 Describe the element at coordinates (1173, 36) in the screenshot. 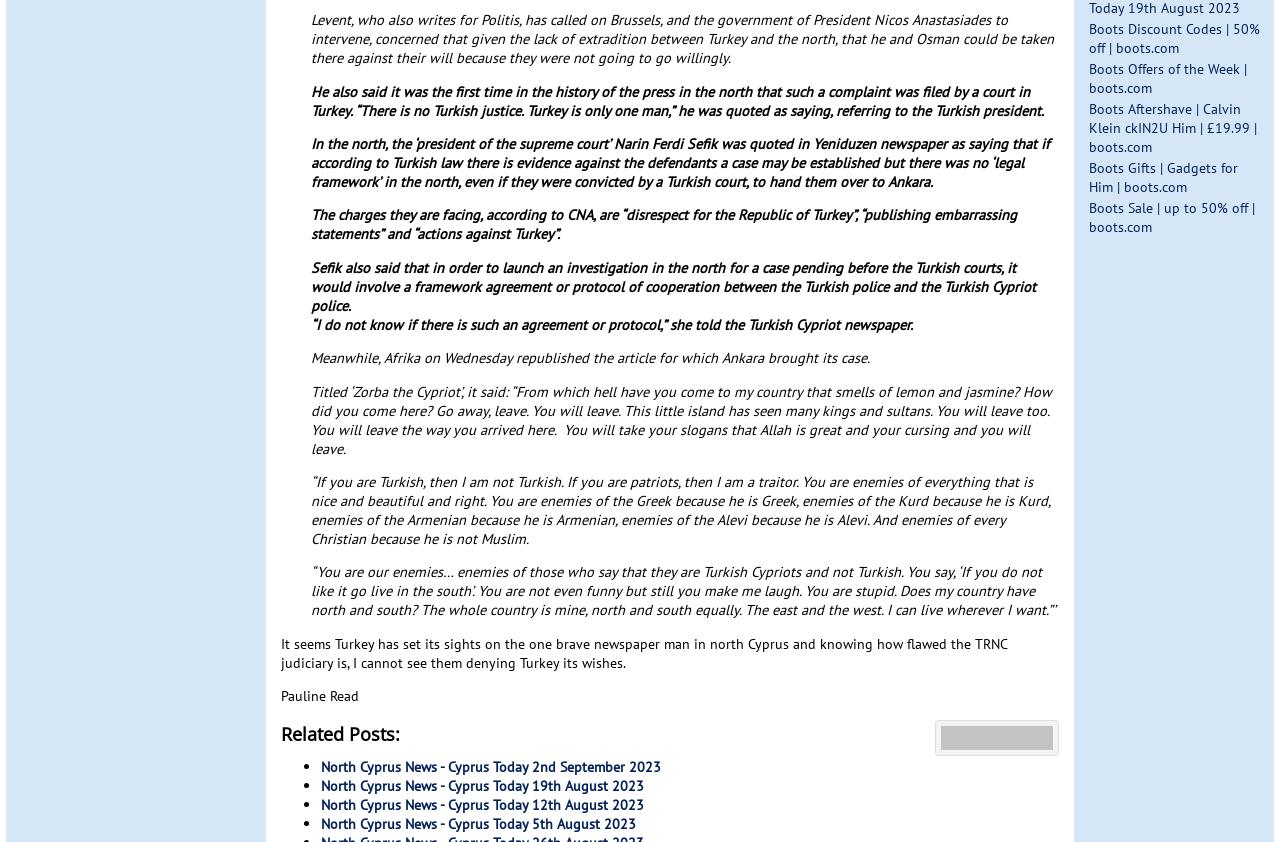

I see `'Boots Discount Codes | 50% off | boots.com'` at that location.